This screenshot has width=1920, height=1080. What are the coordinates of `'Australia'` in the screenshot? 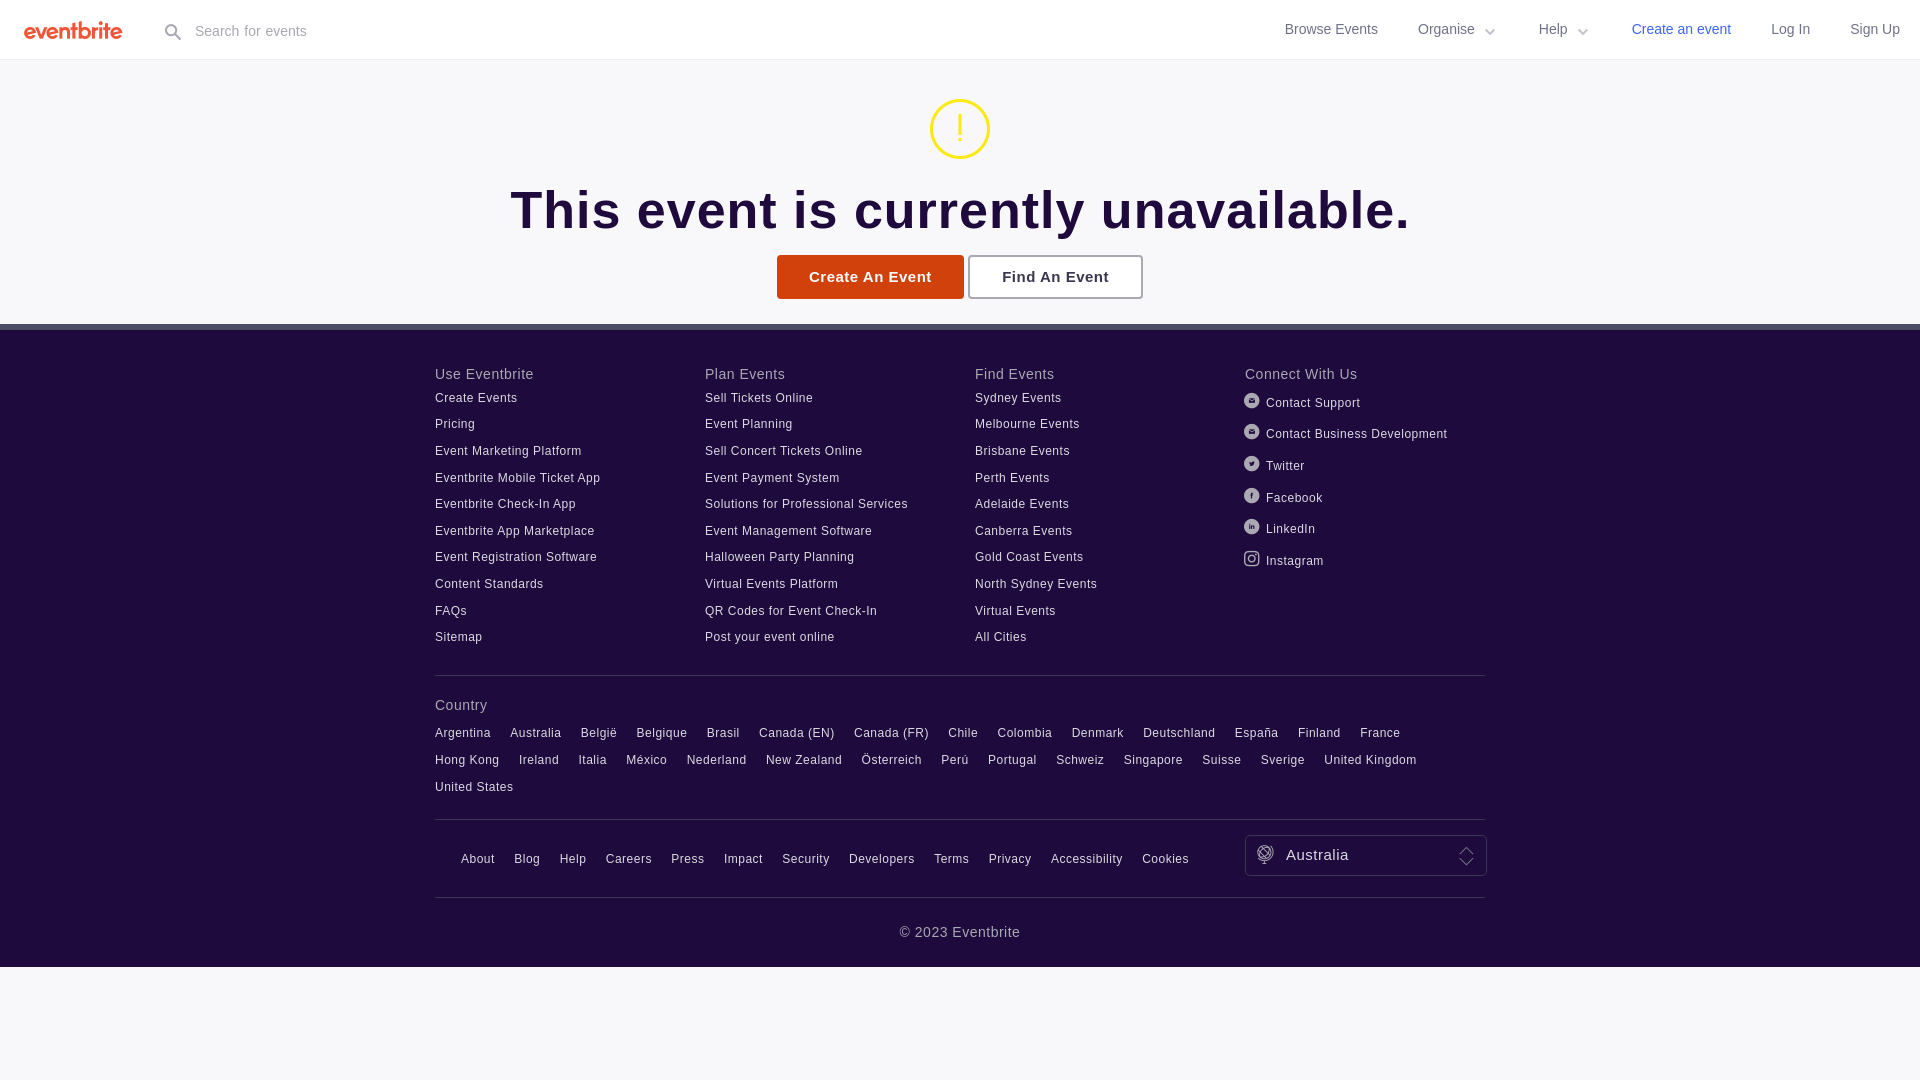 It's located at (1317, 854).